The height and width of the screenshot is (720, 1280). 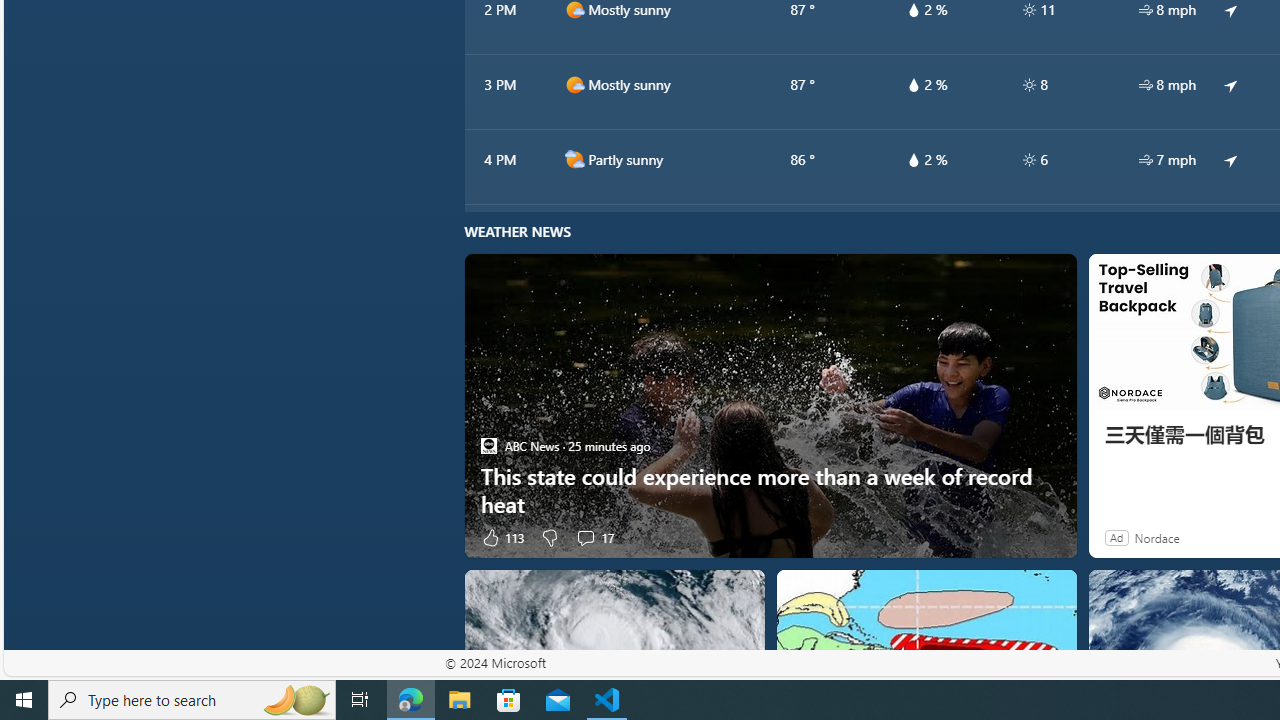 What do you see at coordinates (1230, 158) in the screenshot?
I see `'common/arrow'` at bounding box center [1230, 158].